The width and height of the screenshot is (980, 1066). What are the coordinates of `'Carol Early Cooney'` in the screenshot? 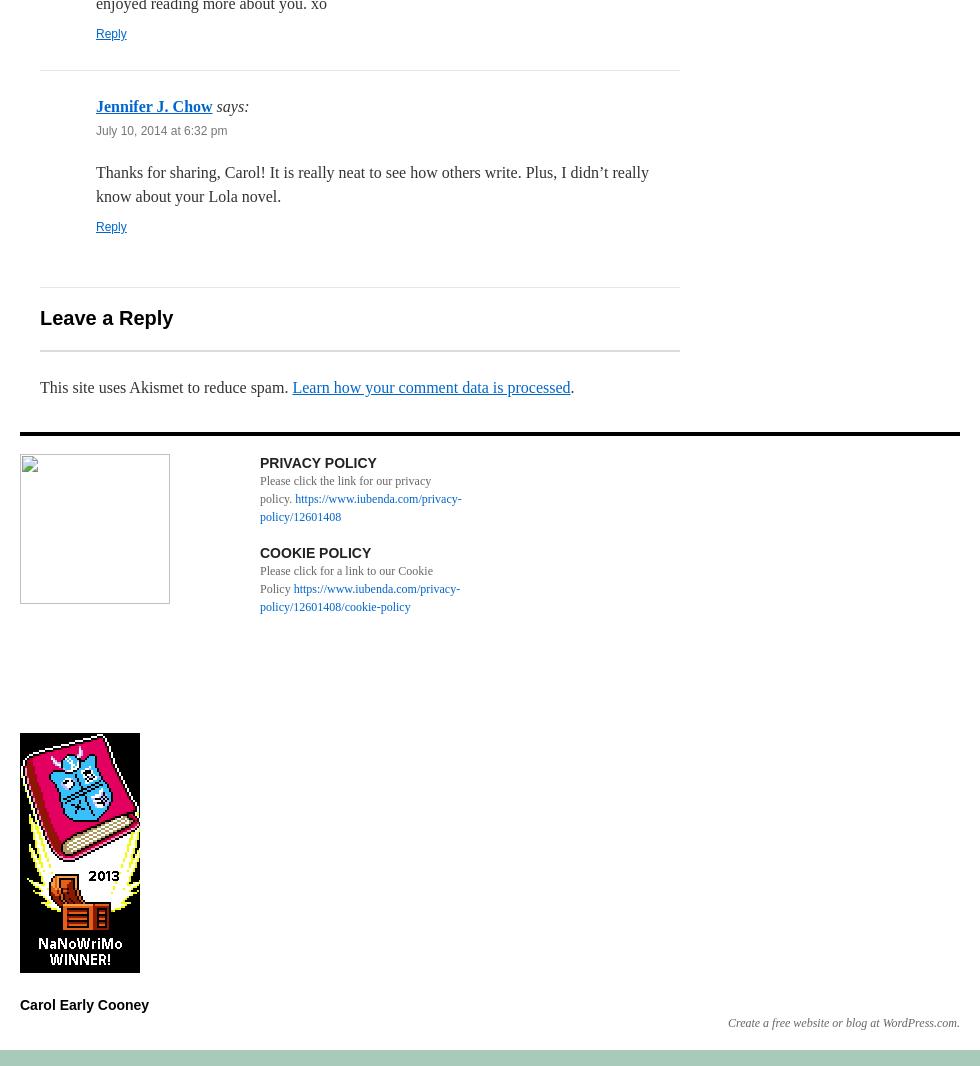 It's located at (84, 1005).